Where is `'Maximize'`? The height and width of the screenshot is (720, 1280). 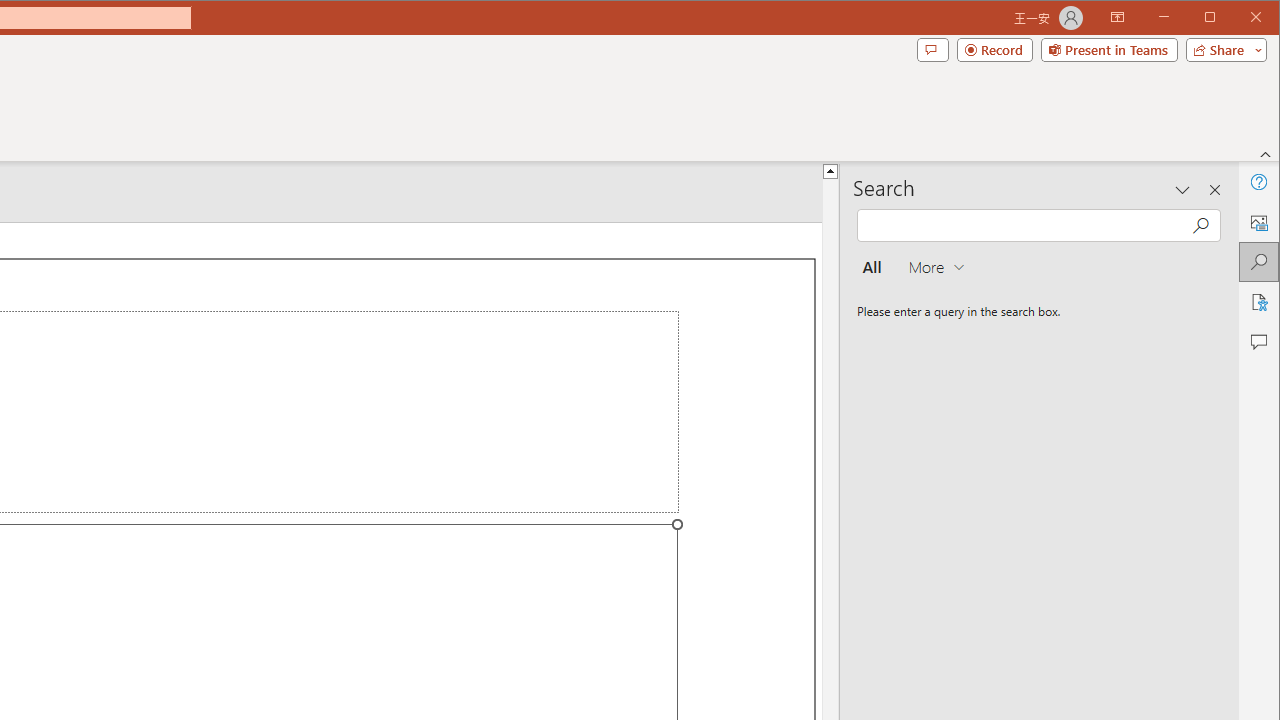 'Maximize' is located at coordinates (1238, 19).